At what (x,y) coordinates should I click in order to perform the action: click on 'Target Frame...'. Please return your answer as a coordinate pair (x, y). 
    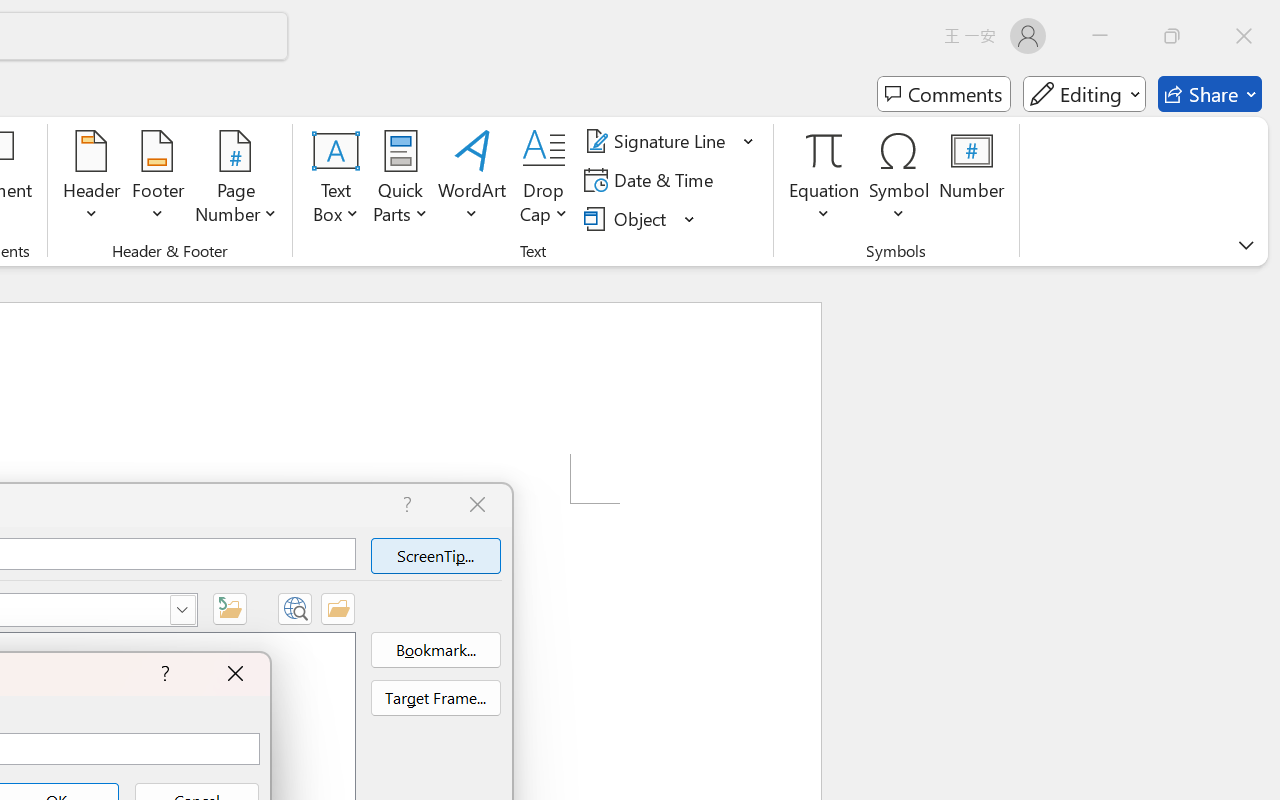
    Looking at the image, I should click on (434, 698).